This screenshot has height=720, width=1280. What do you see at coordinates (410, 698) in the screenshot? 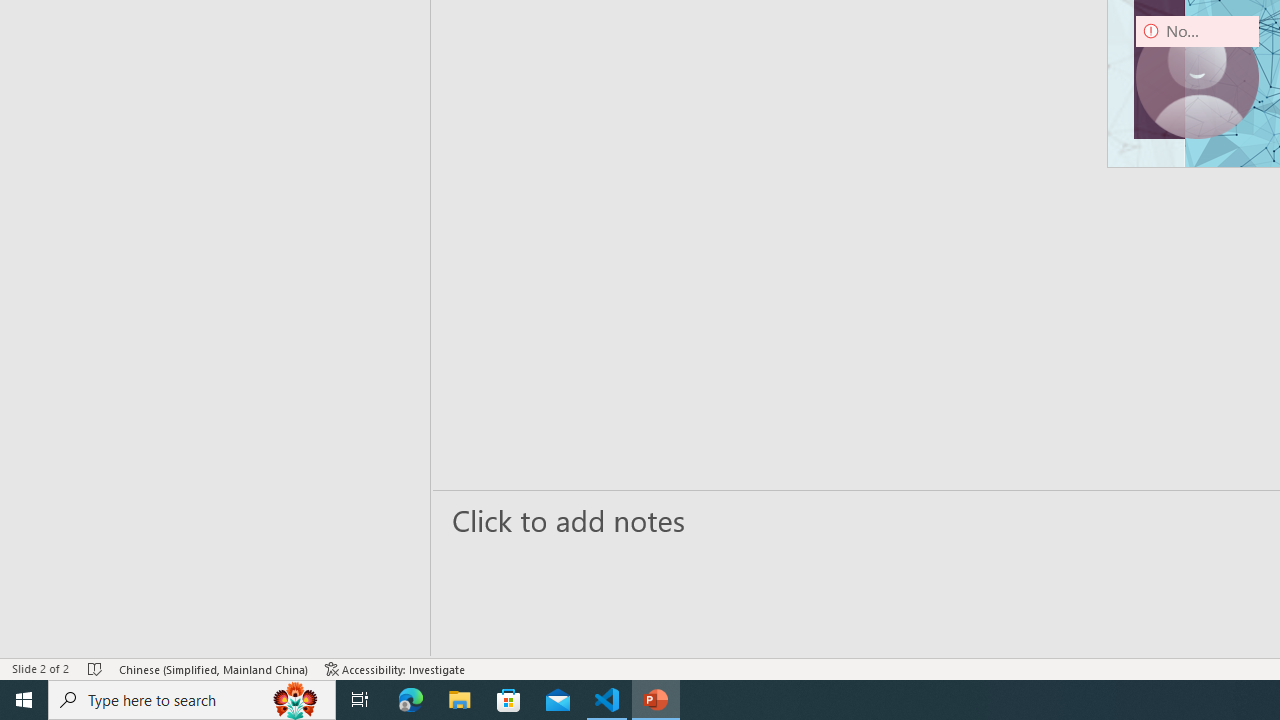
I see `'Microsoft Edge'` at bounding box center [410, 698].